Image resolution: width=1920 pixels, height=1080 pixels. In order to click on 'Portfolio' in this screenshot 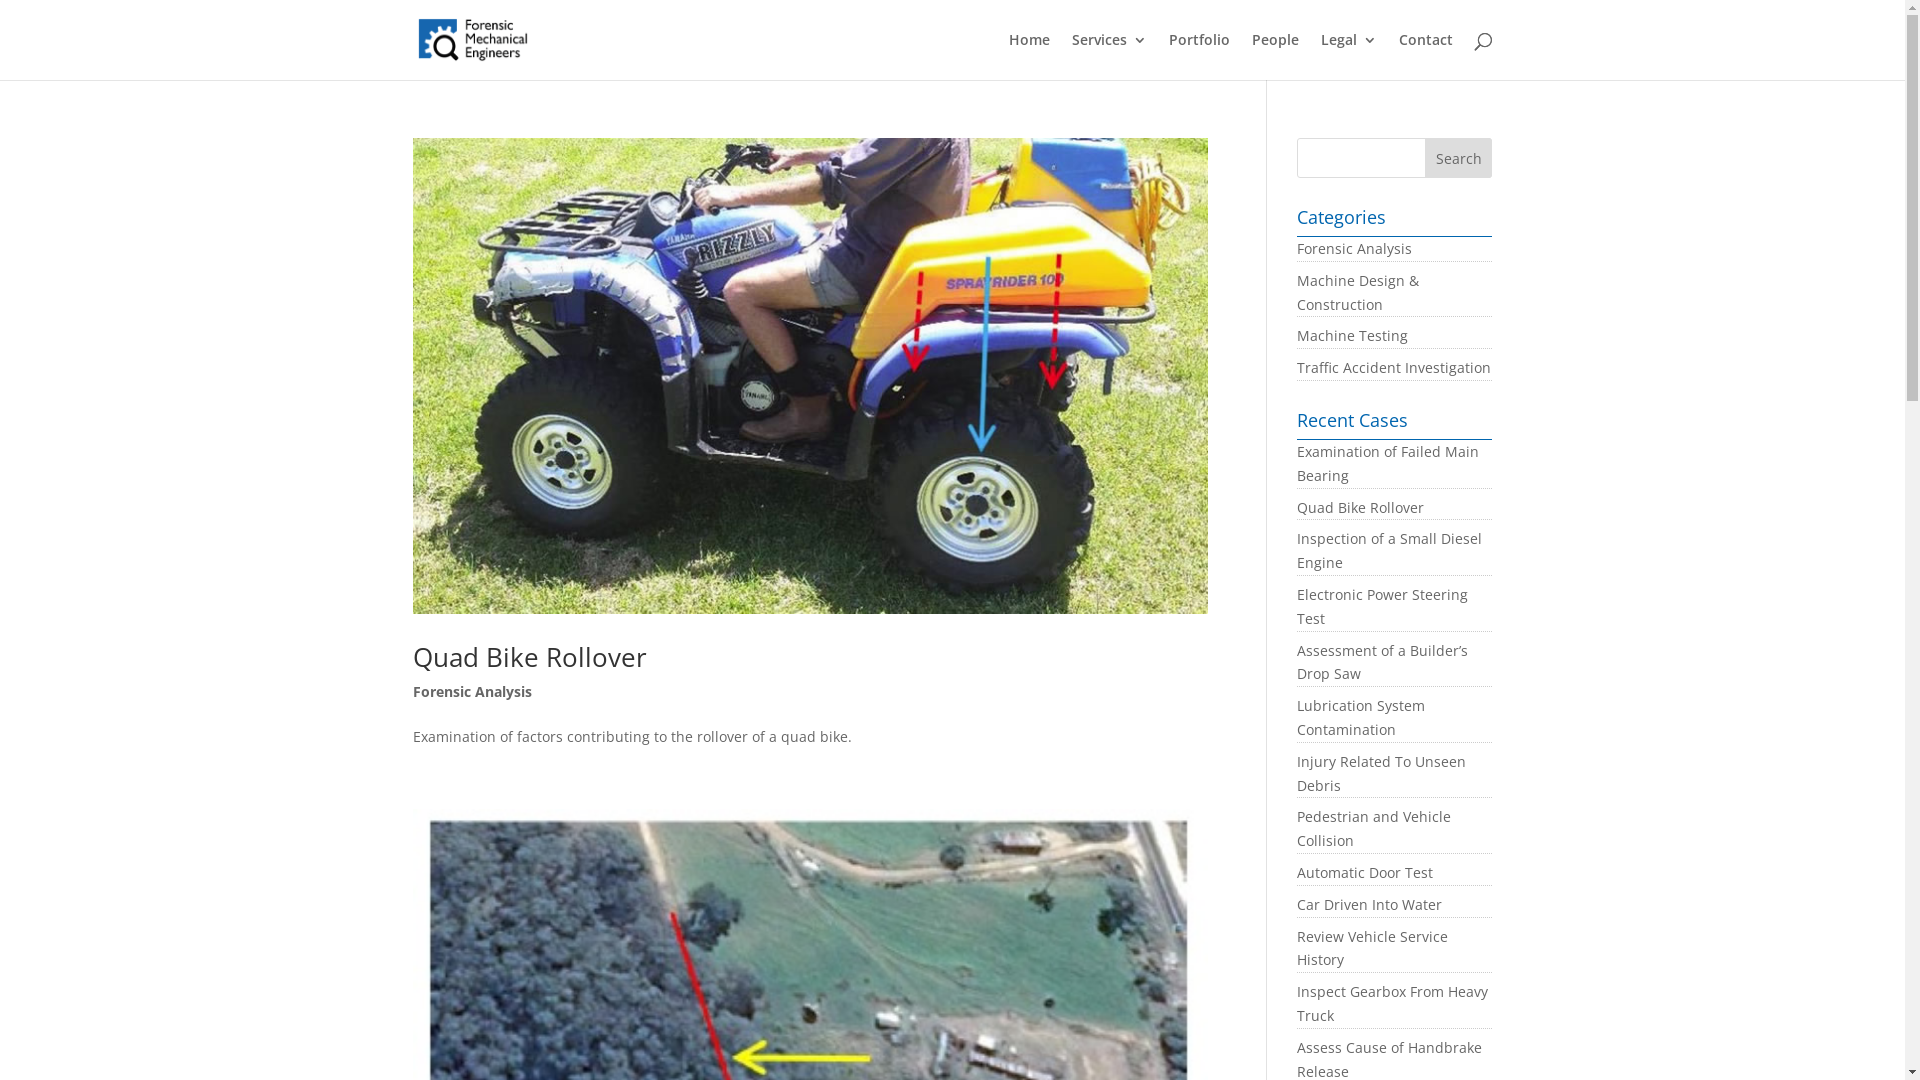, I will do `click(1198, 55)`.